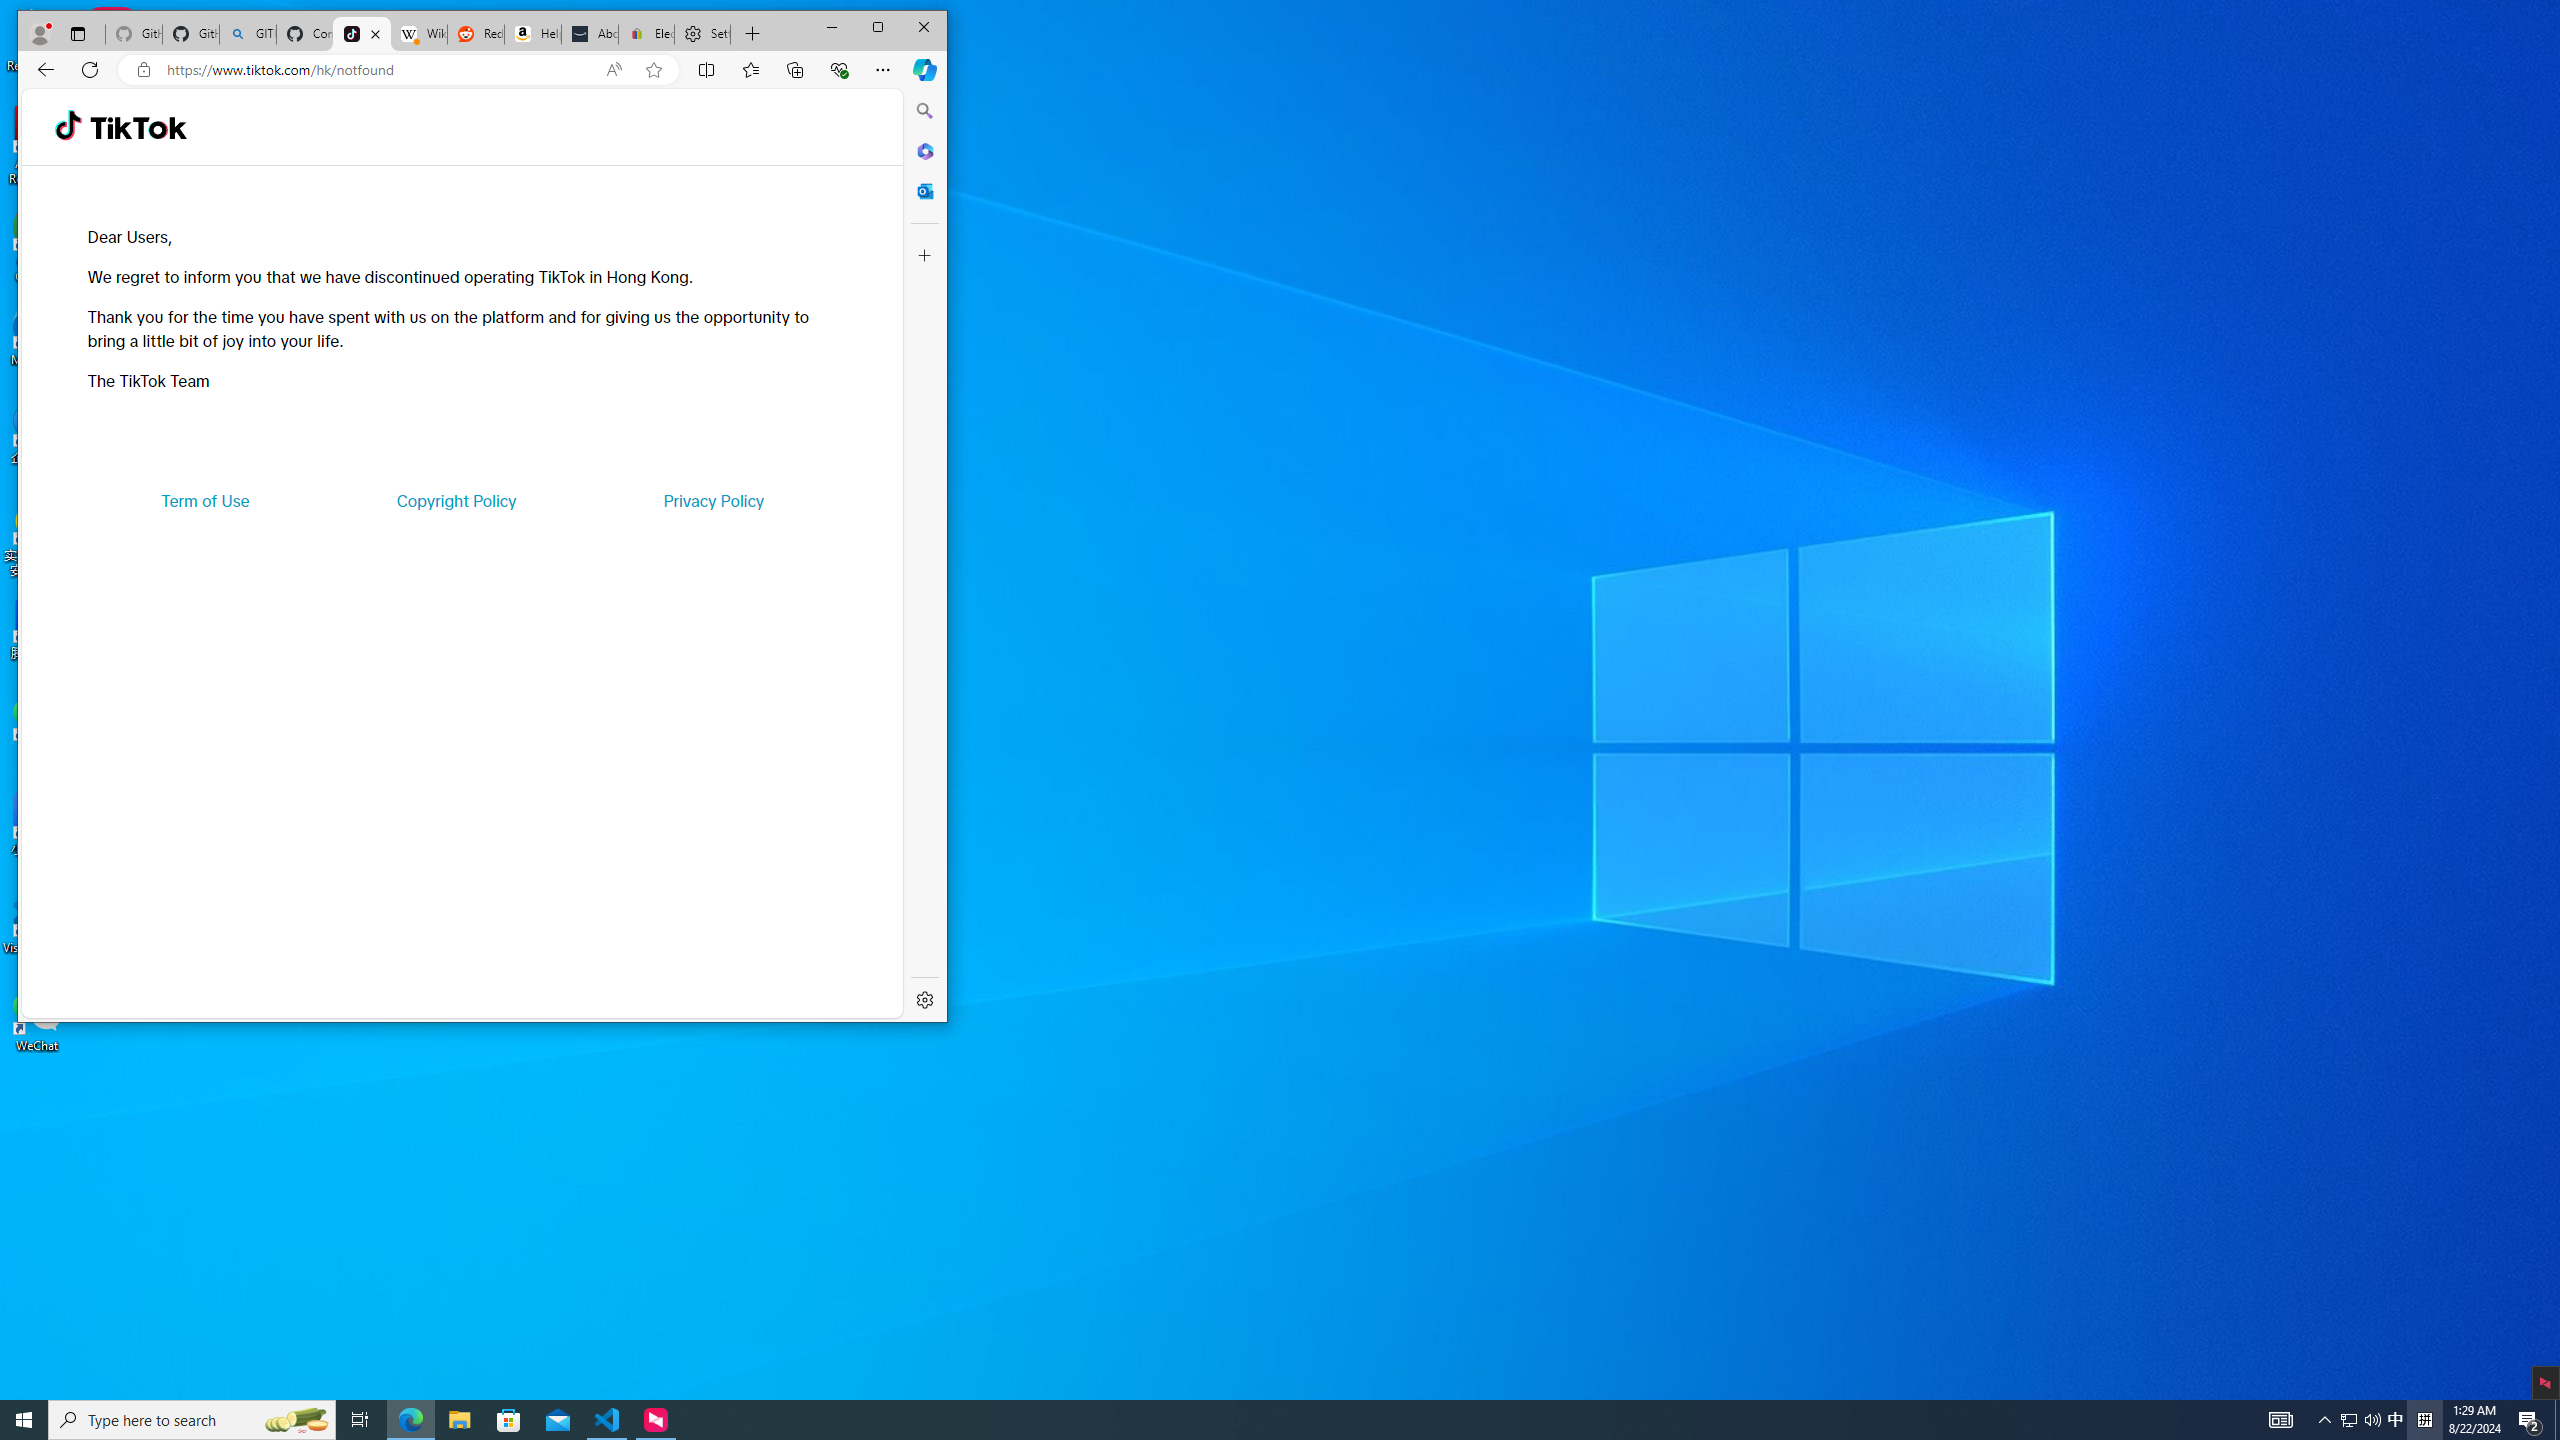 Image resolution: width=2560 pixels, height=1440 pixels. What do you see at coordinates (2372, 1418) in the screenshot?
I see `'Q2790: 100%'` at bounding box center [2372, 1418].